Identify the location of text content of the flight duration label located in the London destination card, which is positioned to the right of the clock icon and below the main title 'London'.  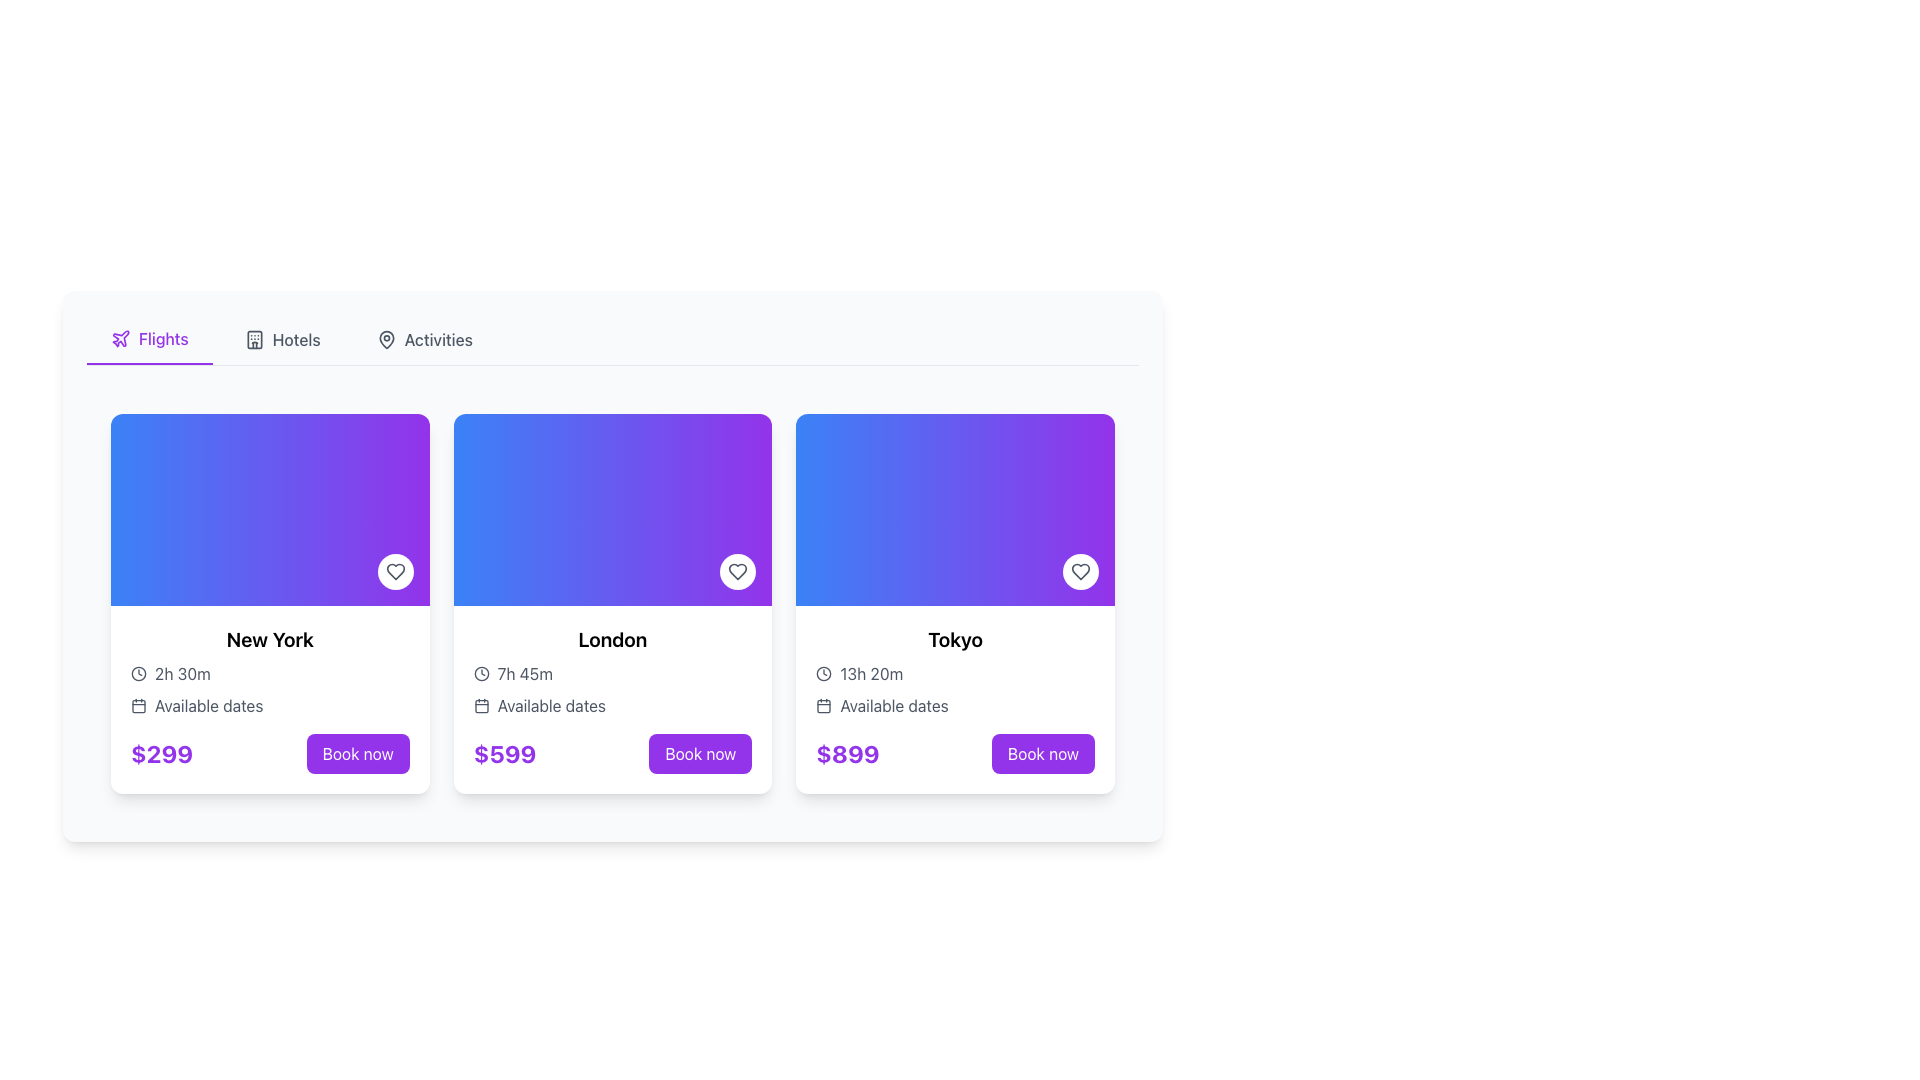
(525, 674).